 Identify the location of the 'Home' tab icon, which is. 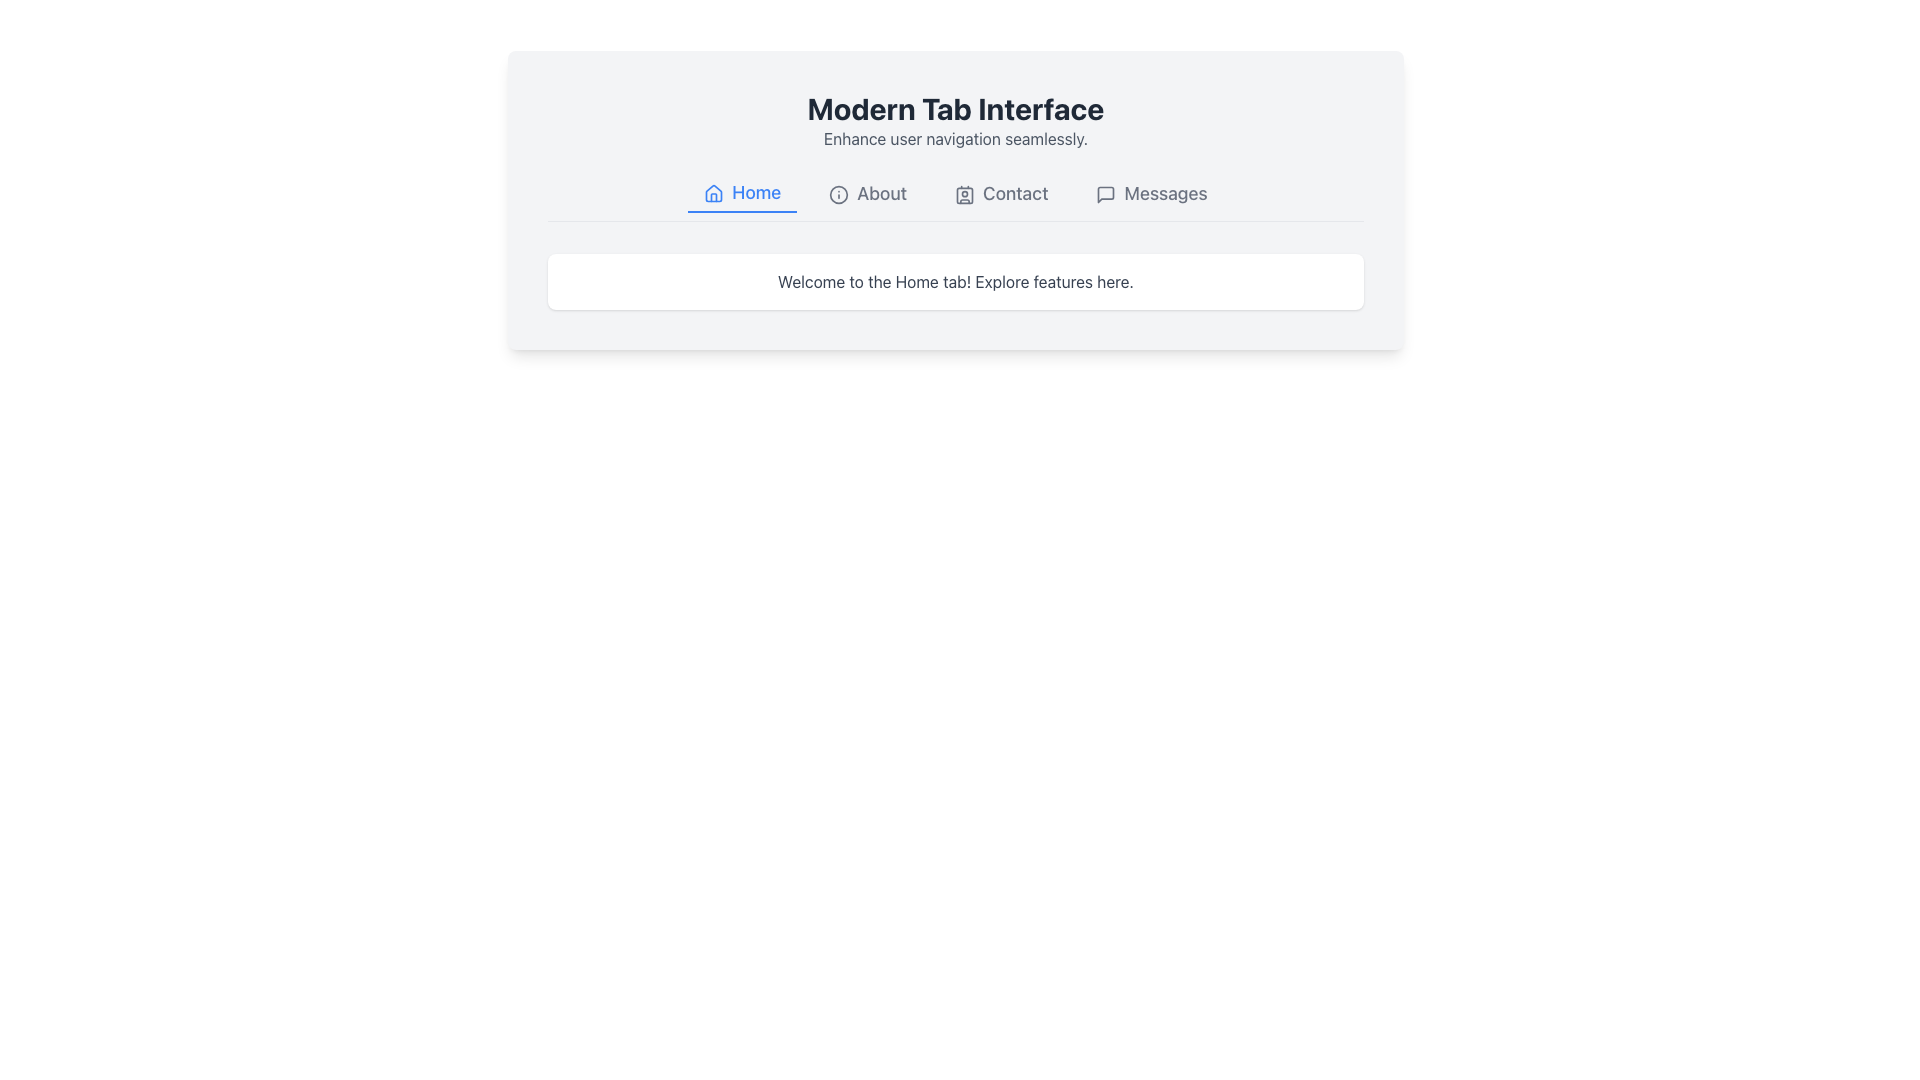
(714, 193).